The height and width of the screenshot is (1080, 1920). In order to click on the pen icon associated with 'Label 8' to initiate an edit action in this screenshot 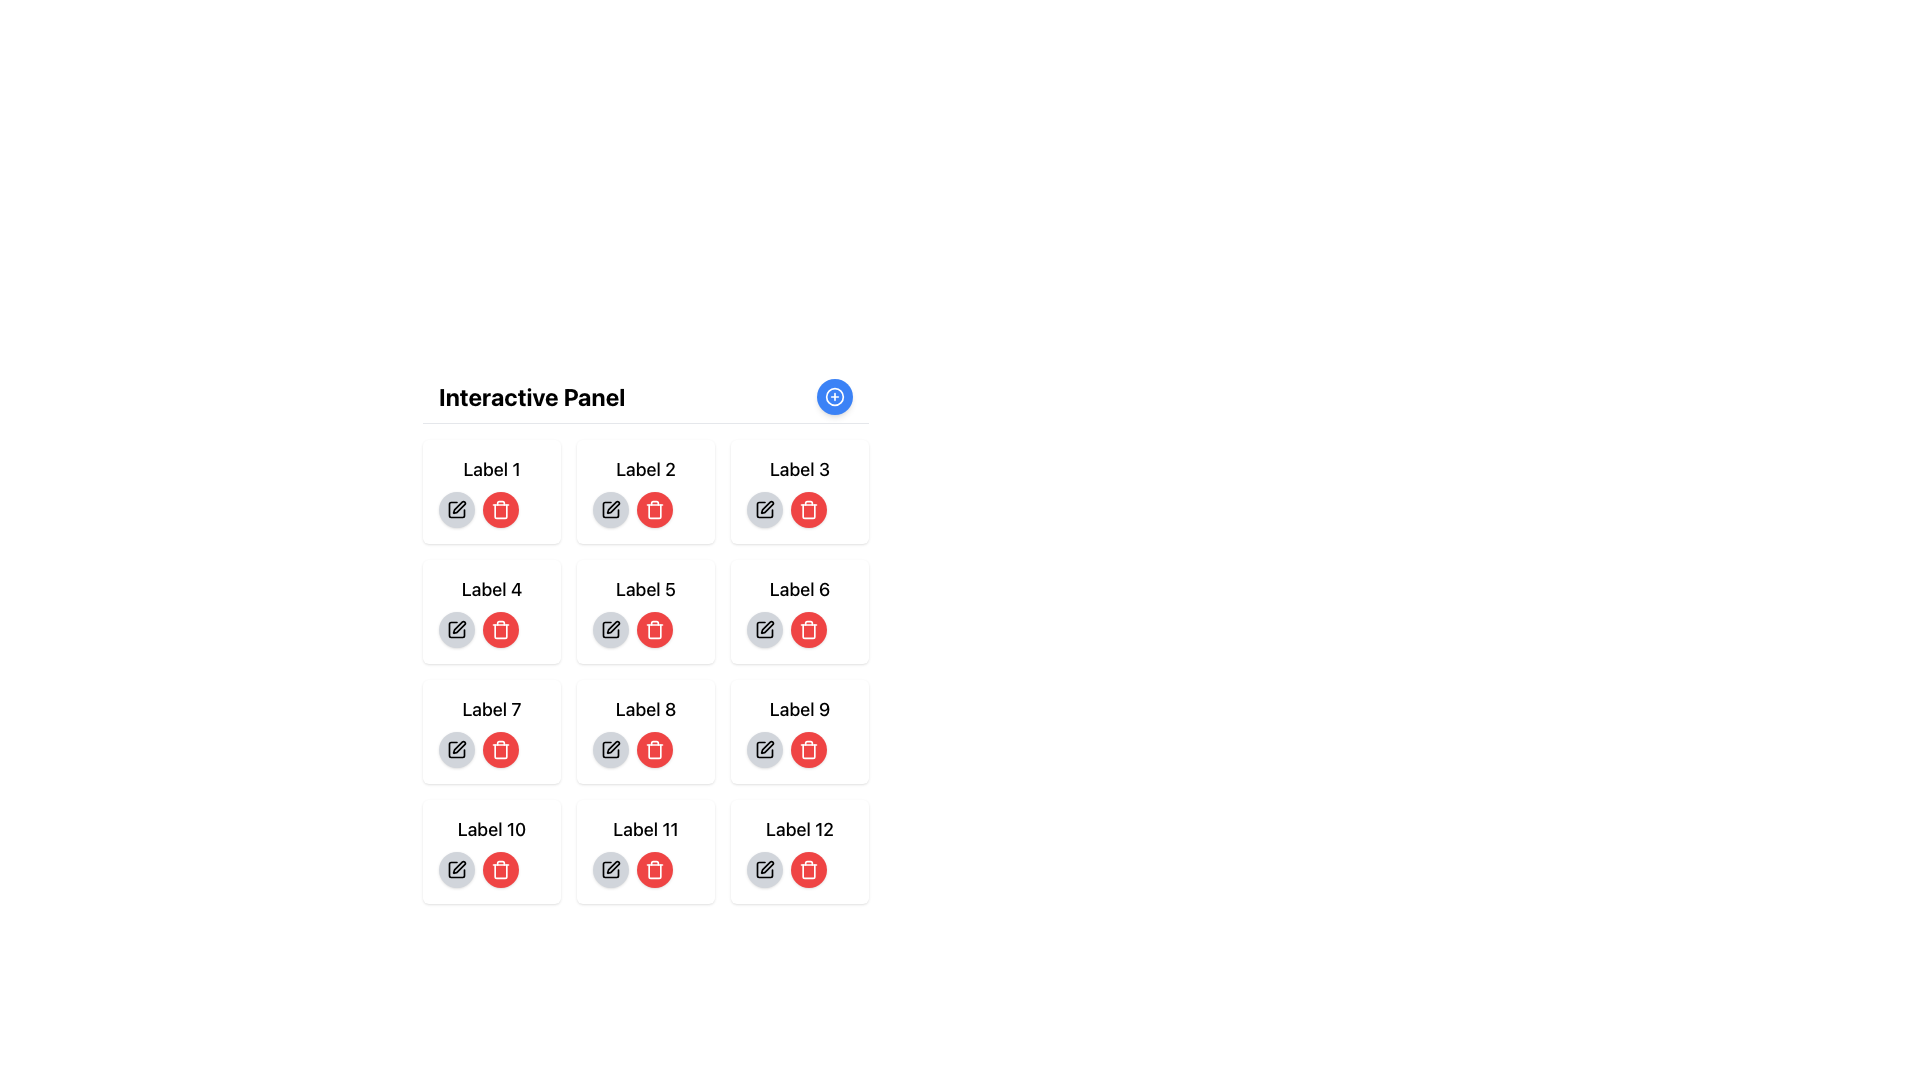, I will do `click(609, 749)`.